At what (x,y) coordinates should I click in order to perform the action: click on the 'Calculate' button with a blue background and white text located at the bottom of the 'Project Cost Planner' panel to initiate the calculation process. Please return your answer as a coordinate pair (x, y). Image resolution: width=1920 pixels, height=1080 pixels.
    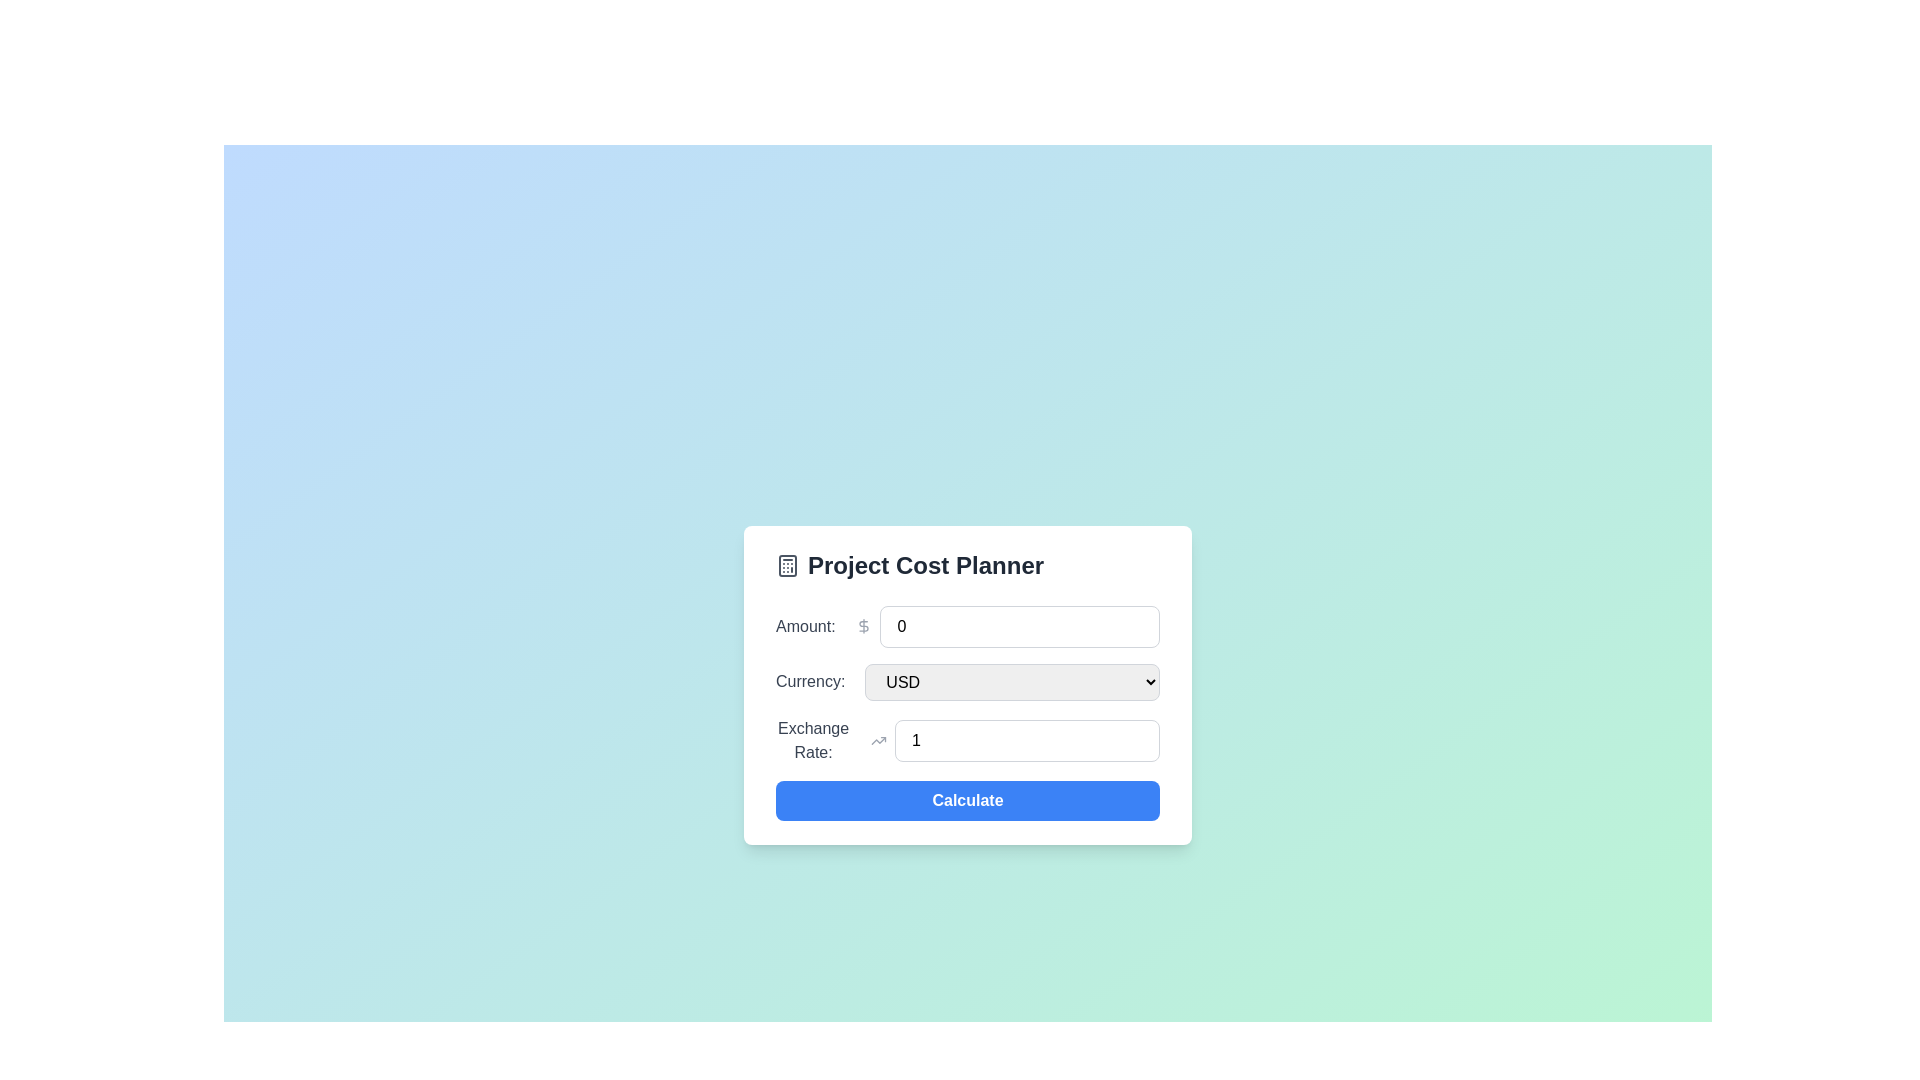
    Looking at the image, I should click on (968, 798).